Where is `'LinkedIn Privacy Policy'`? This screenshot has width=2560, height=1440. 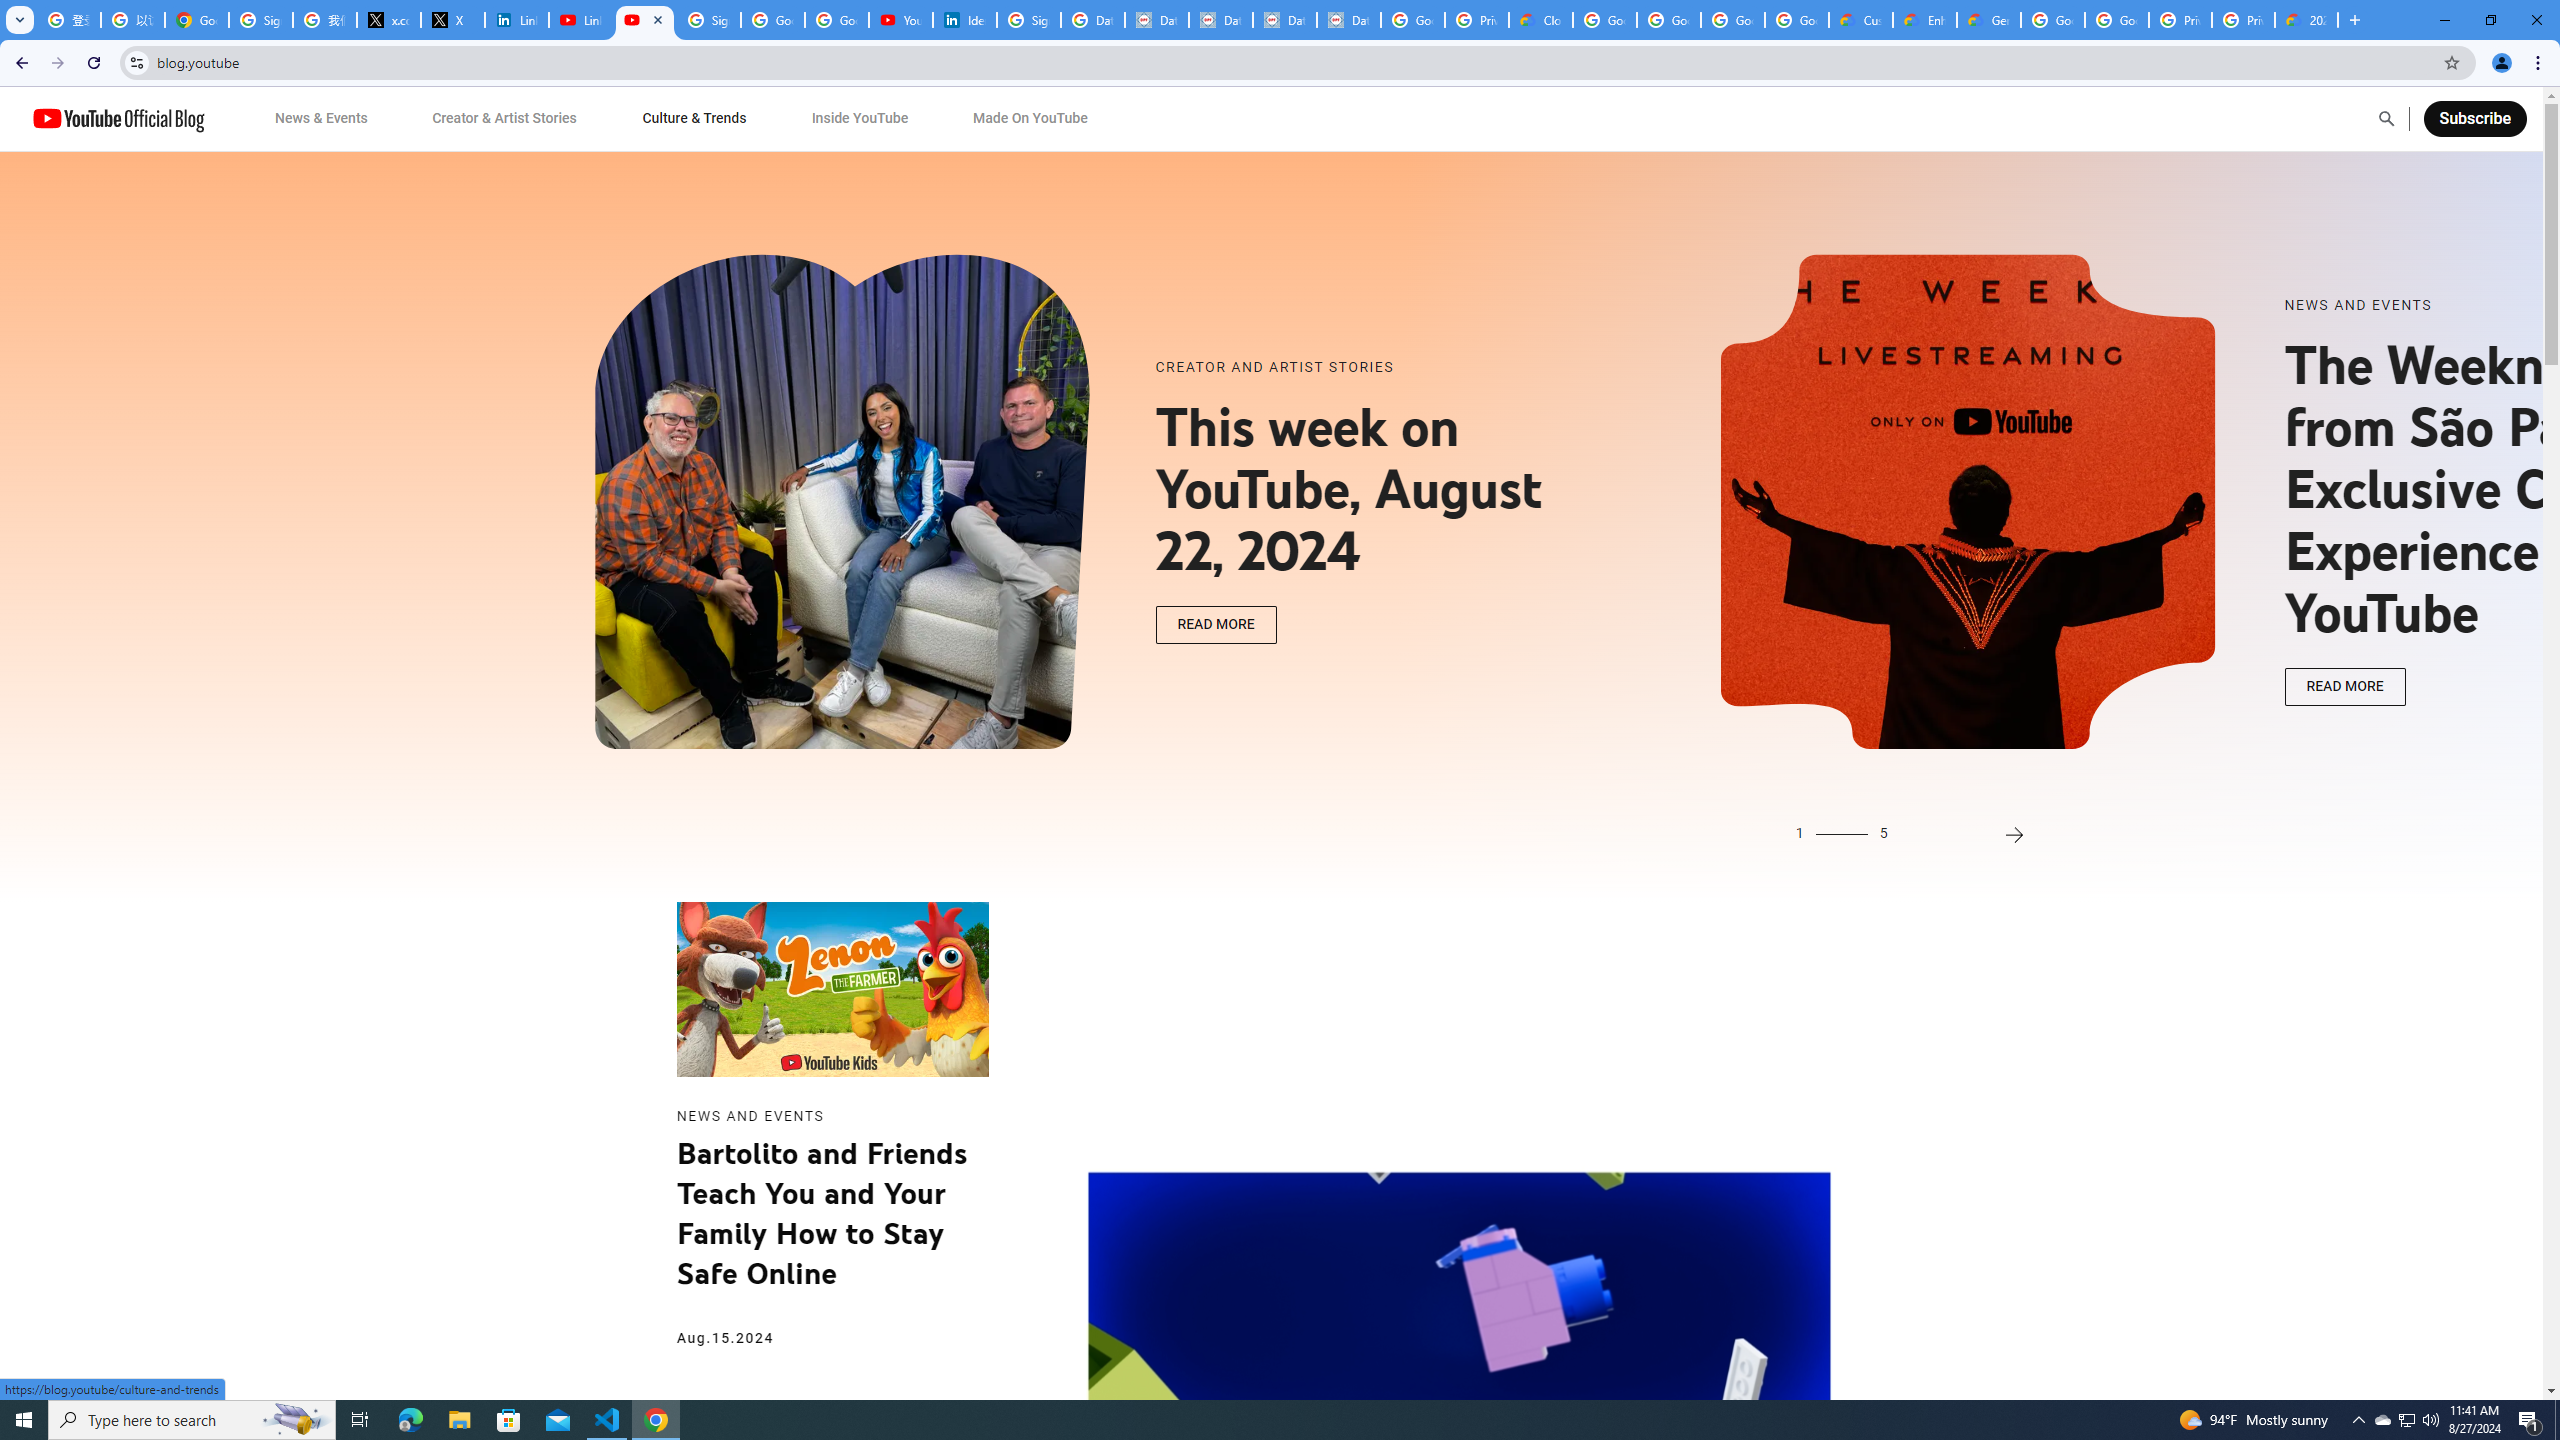 'LinkedIn Privacy Policy' is located at coordinates (517, 19).